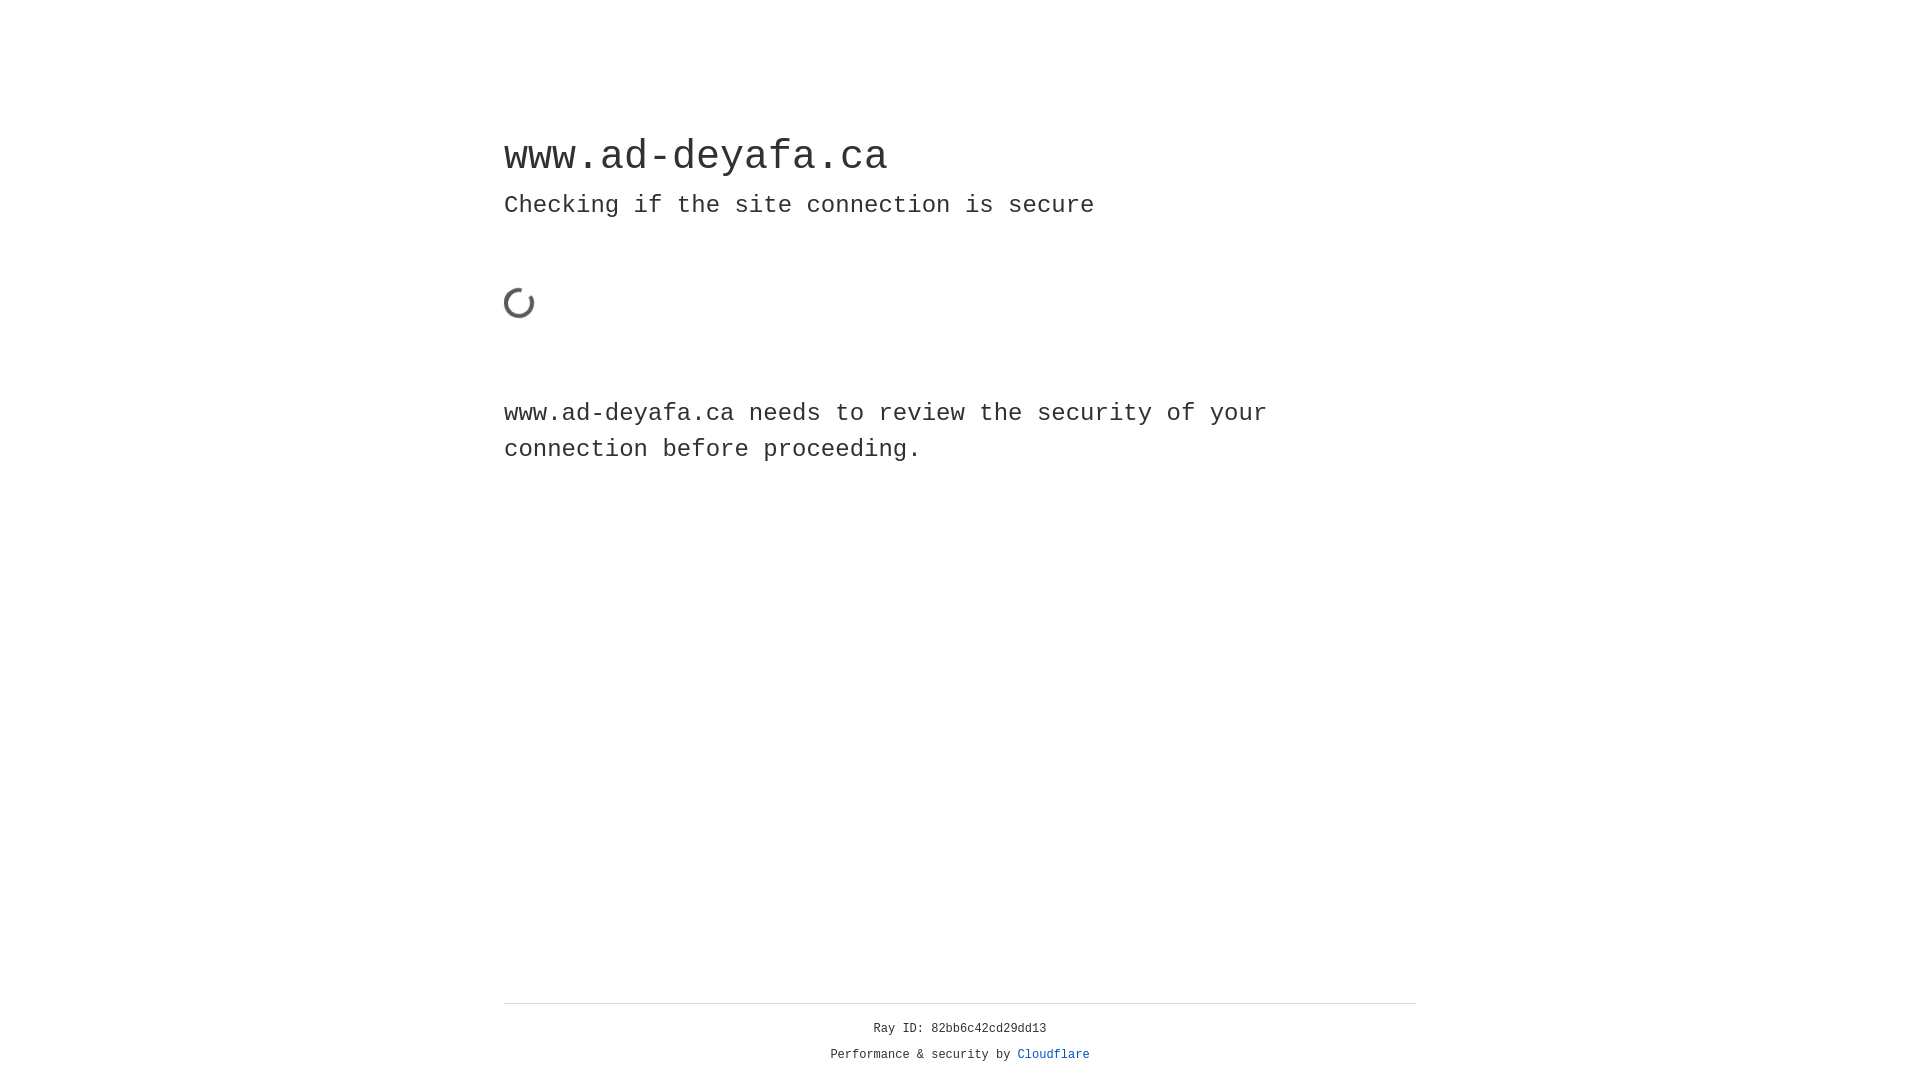  Describe the element at coordinates (1053, 1054) in the screenshot. I see `'Cloudflare'` at that location.